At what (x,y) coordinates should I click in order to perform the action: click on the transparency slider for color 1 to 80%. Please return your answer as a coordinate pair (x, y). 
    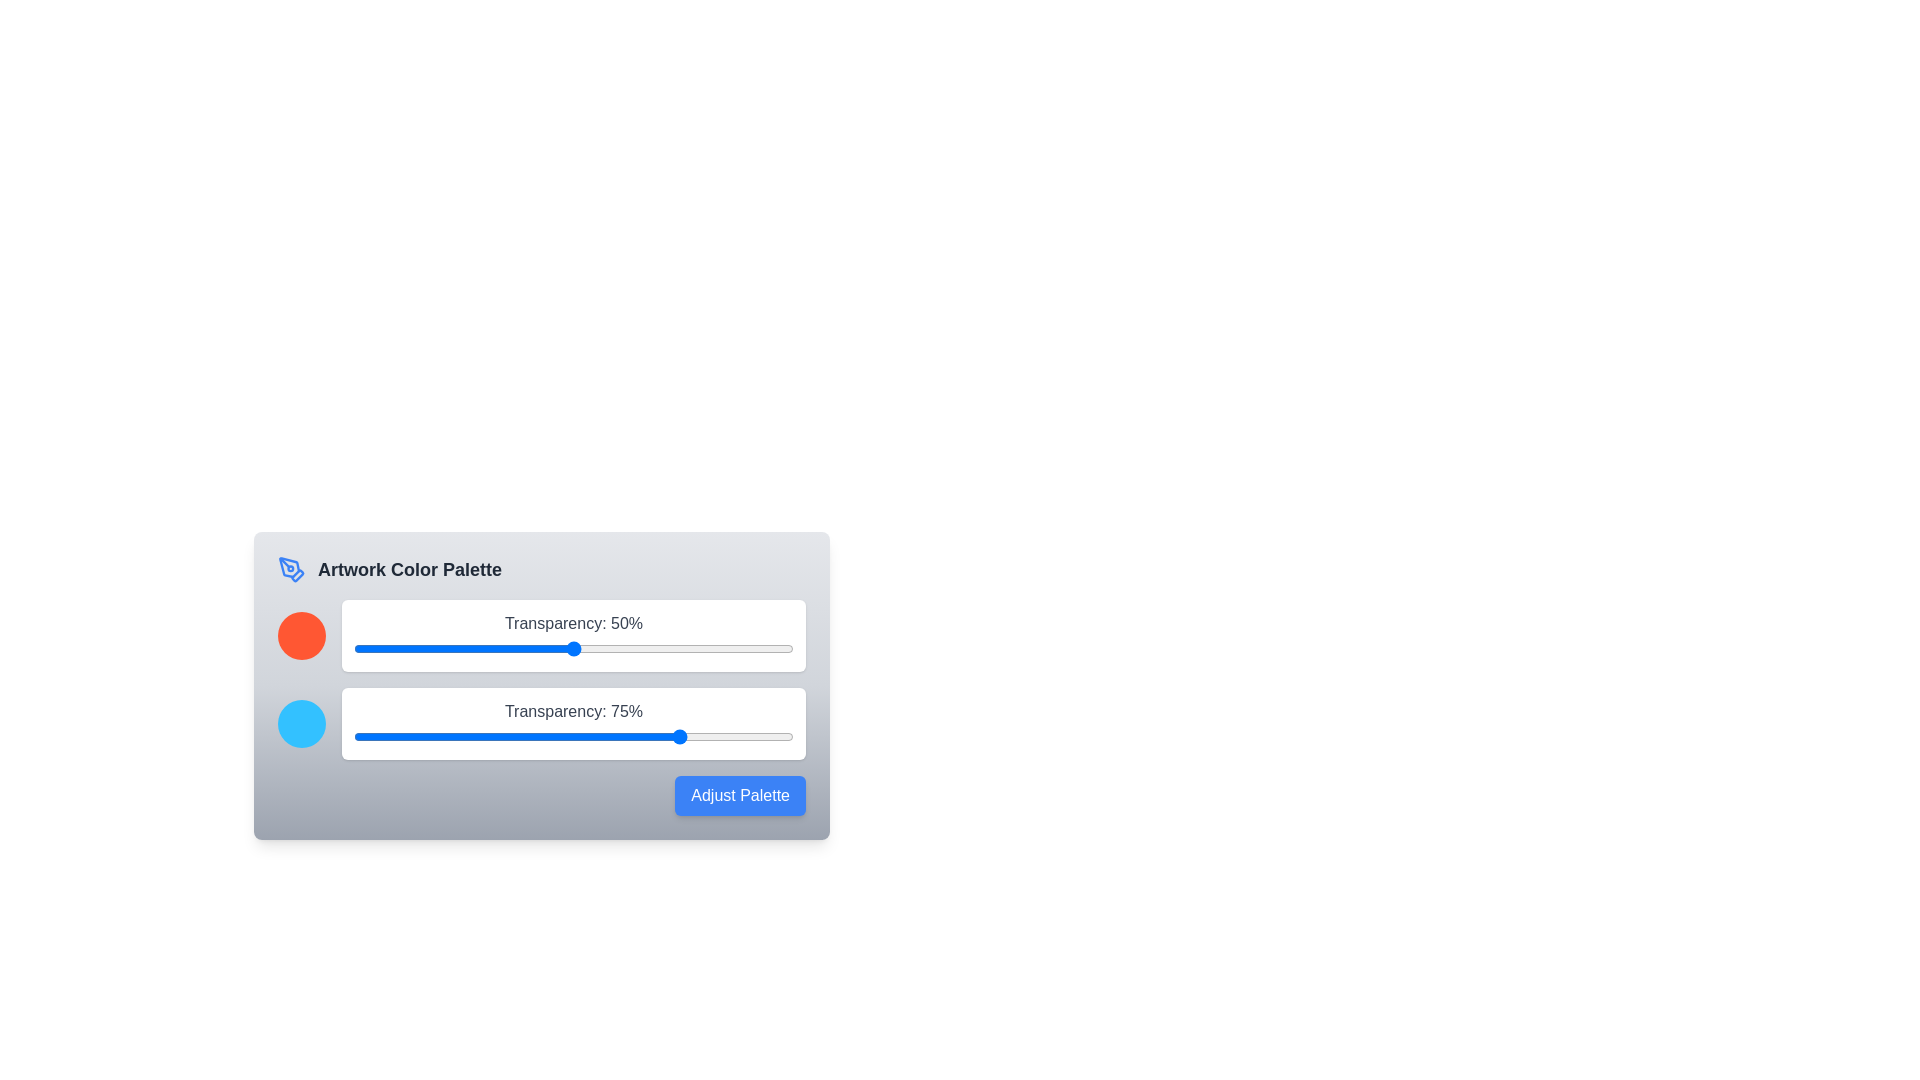
    Looking at the image, I should click on (705, 648).